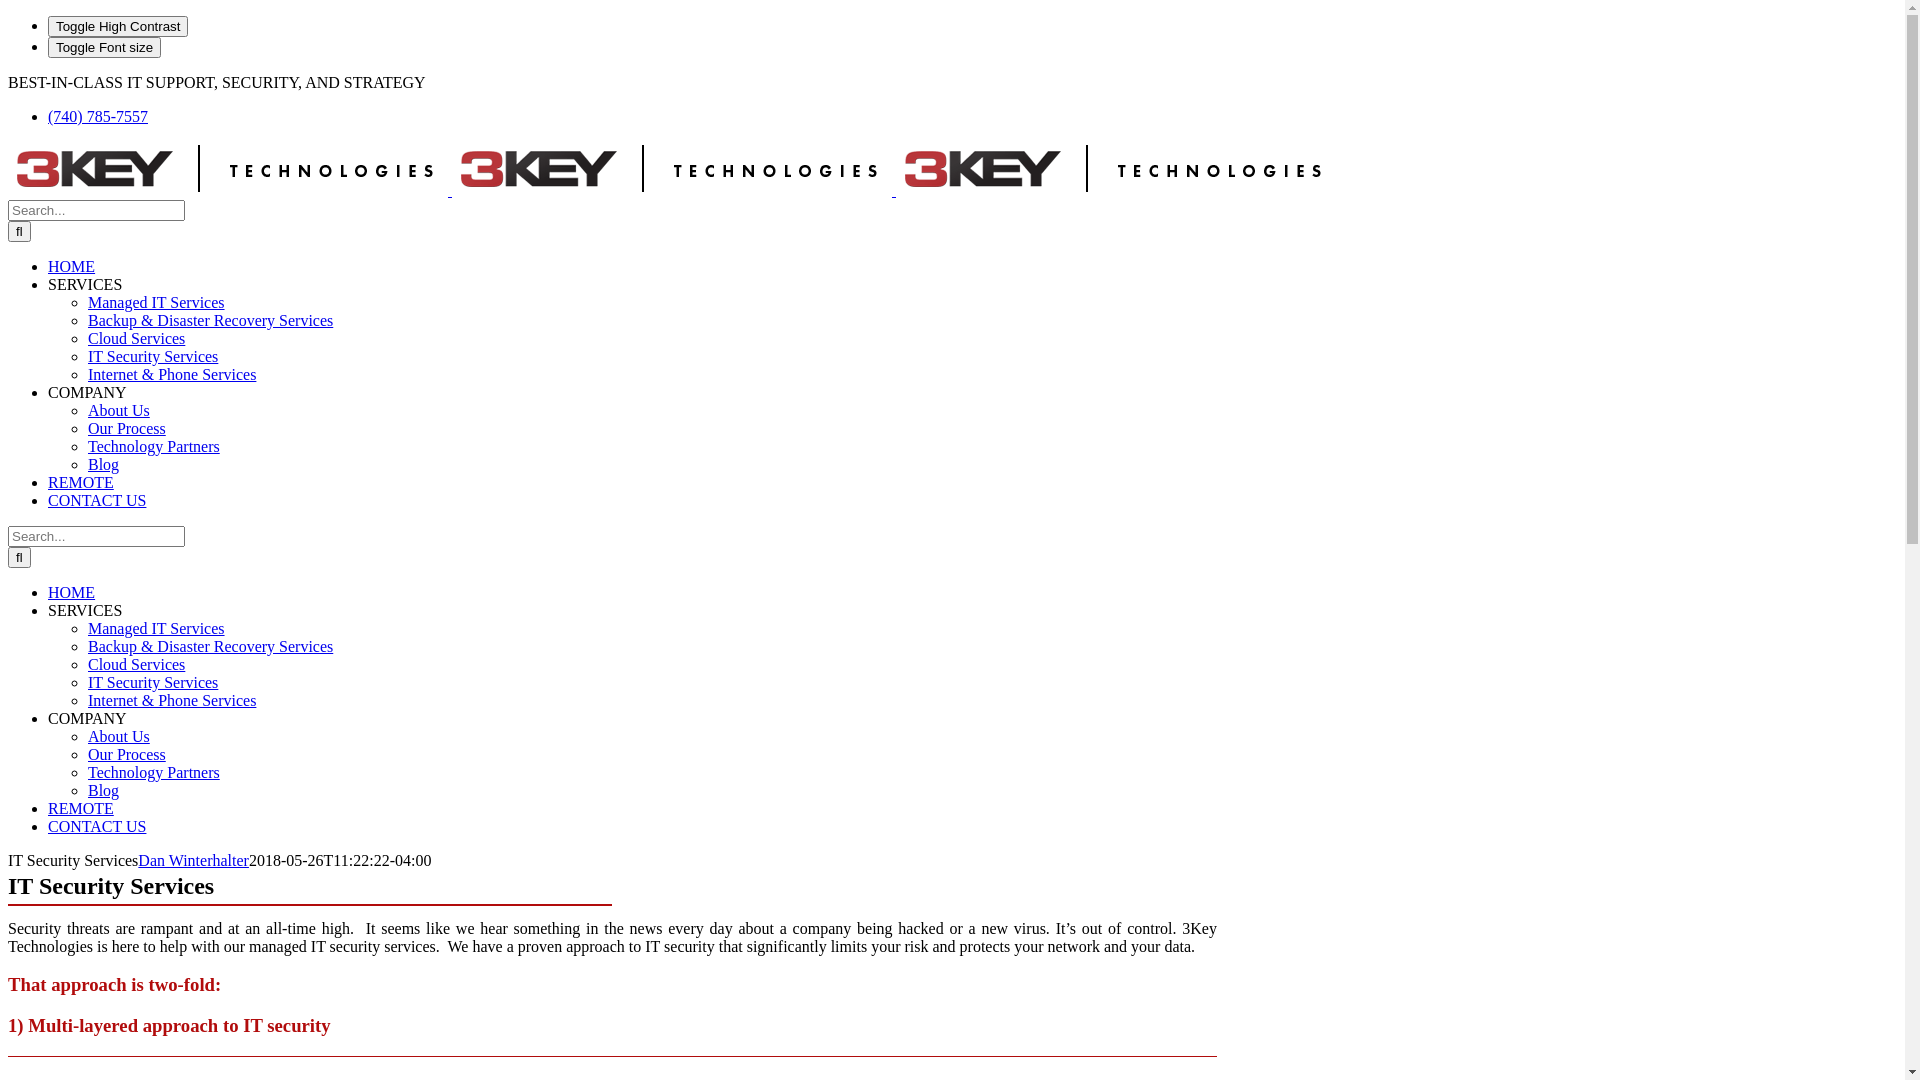 The image size is (1920, 1080). Describe the element at coordinates (103, 46) in the screenshot. I see `'Toggle Font size'` at that location.